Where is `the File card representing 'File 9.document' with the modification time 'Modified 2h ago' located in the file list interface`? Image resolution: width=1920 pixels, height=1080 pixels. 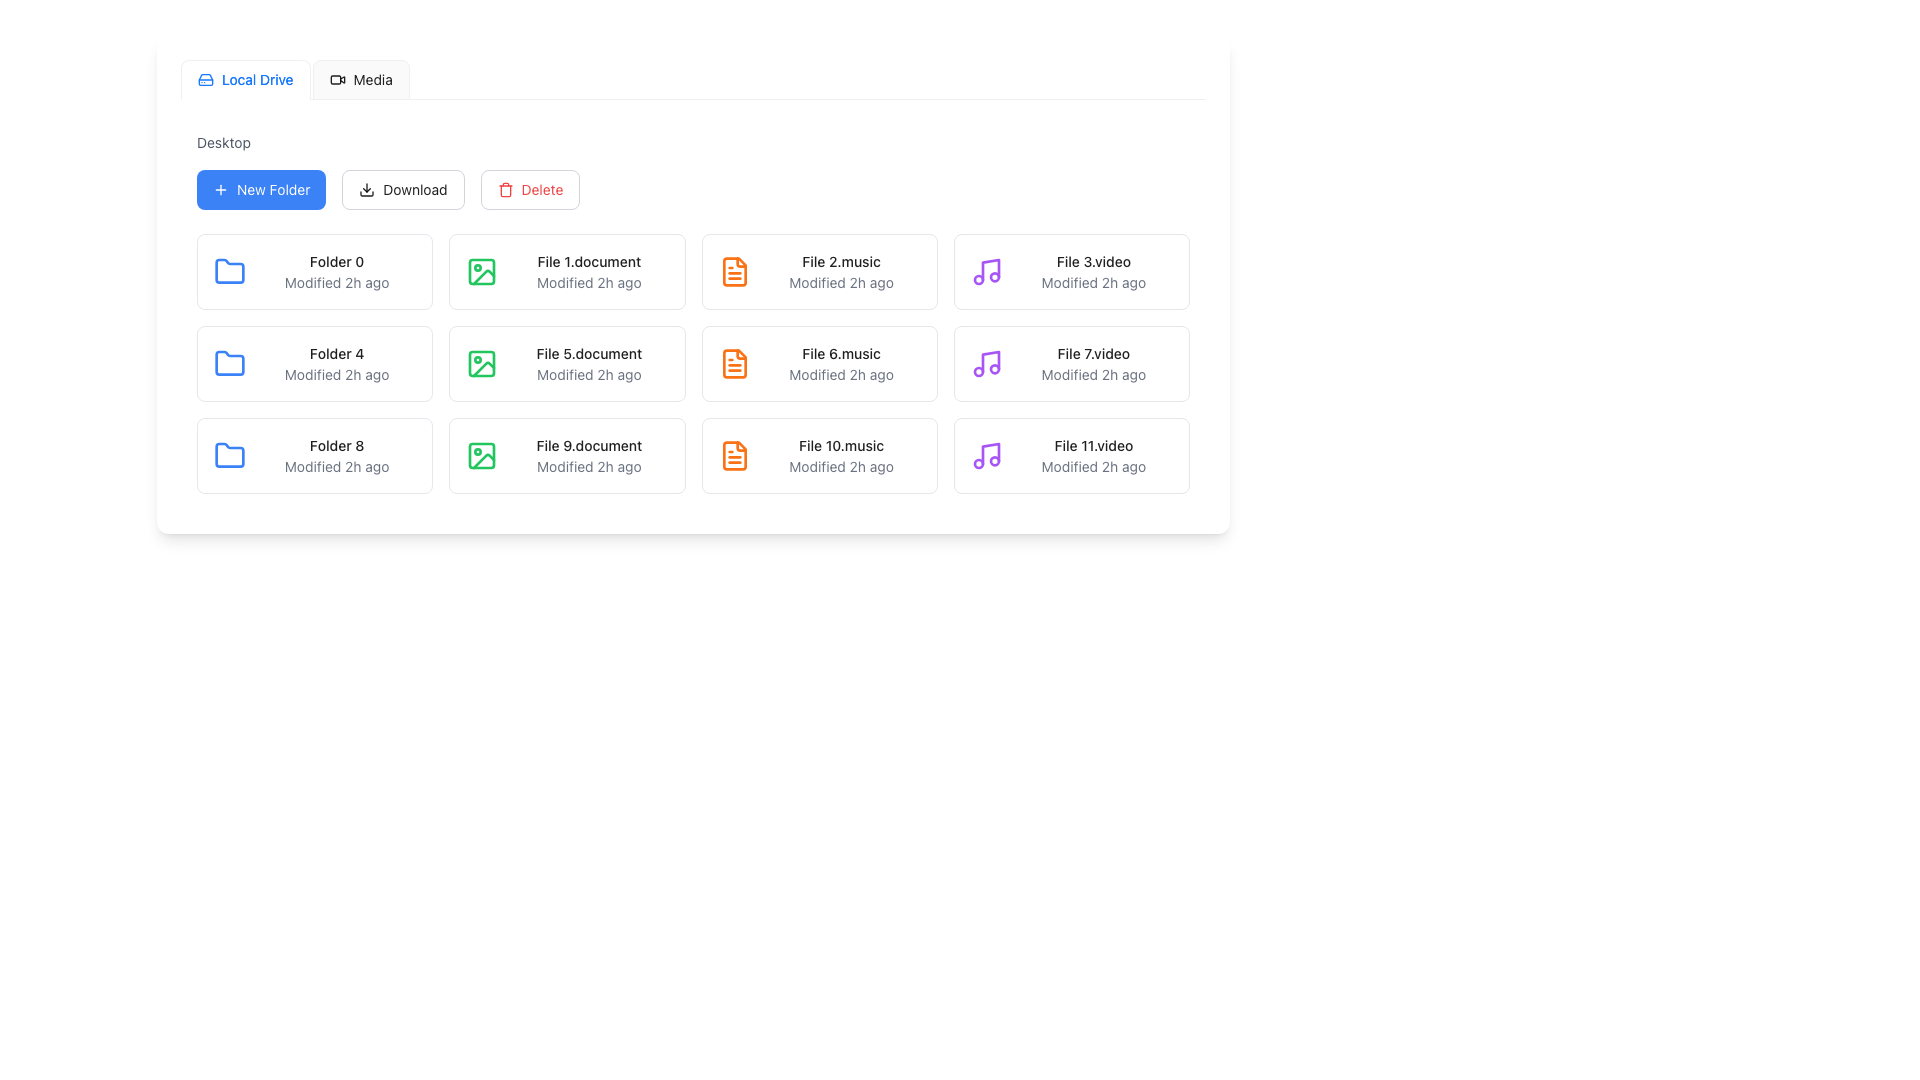
the File card representing 'File 9.document' with the modification time 'Modified 2h ago' located in the file list interface is located at coordinates (588, 455).